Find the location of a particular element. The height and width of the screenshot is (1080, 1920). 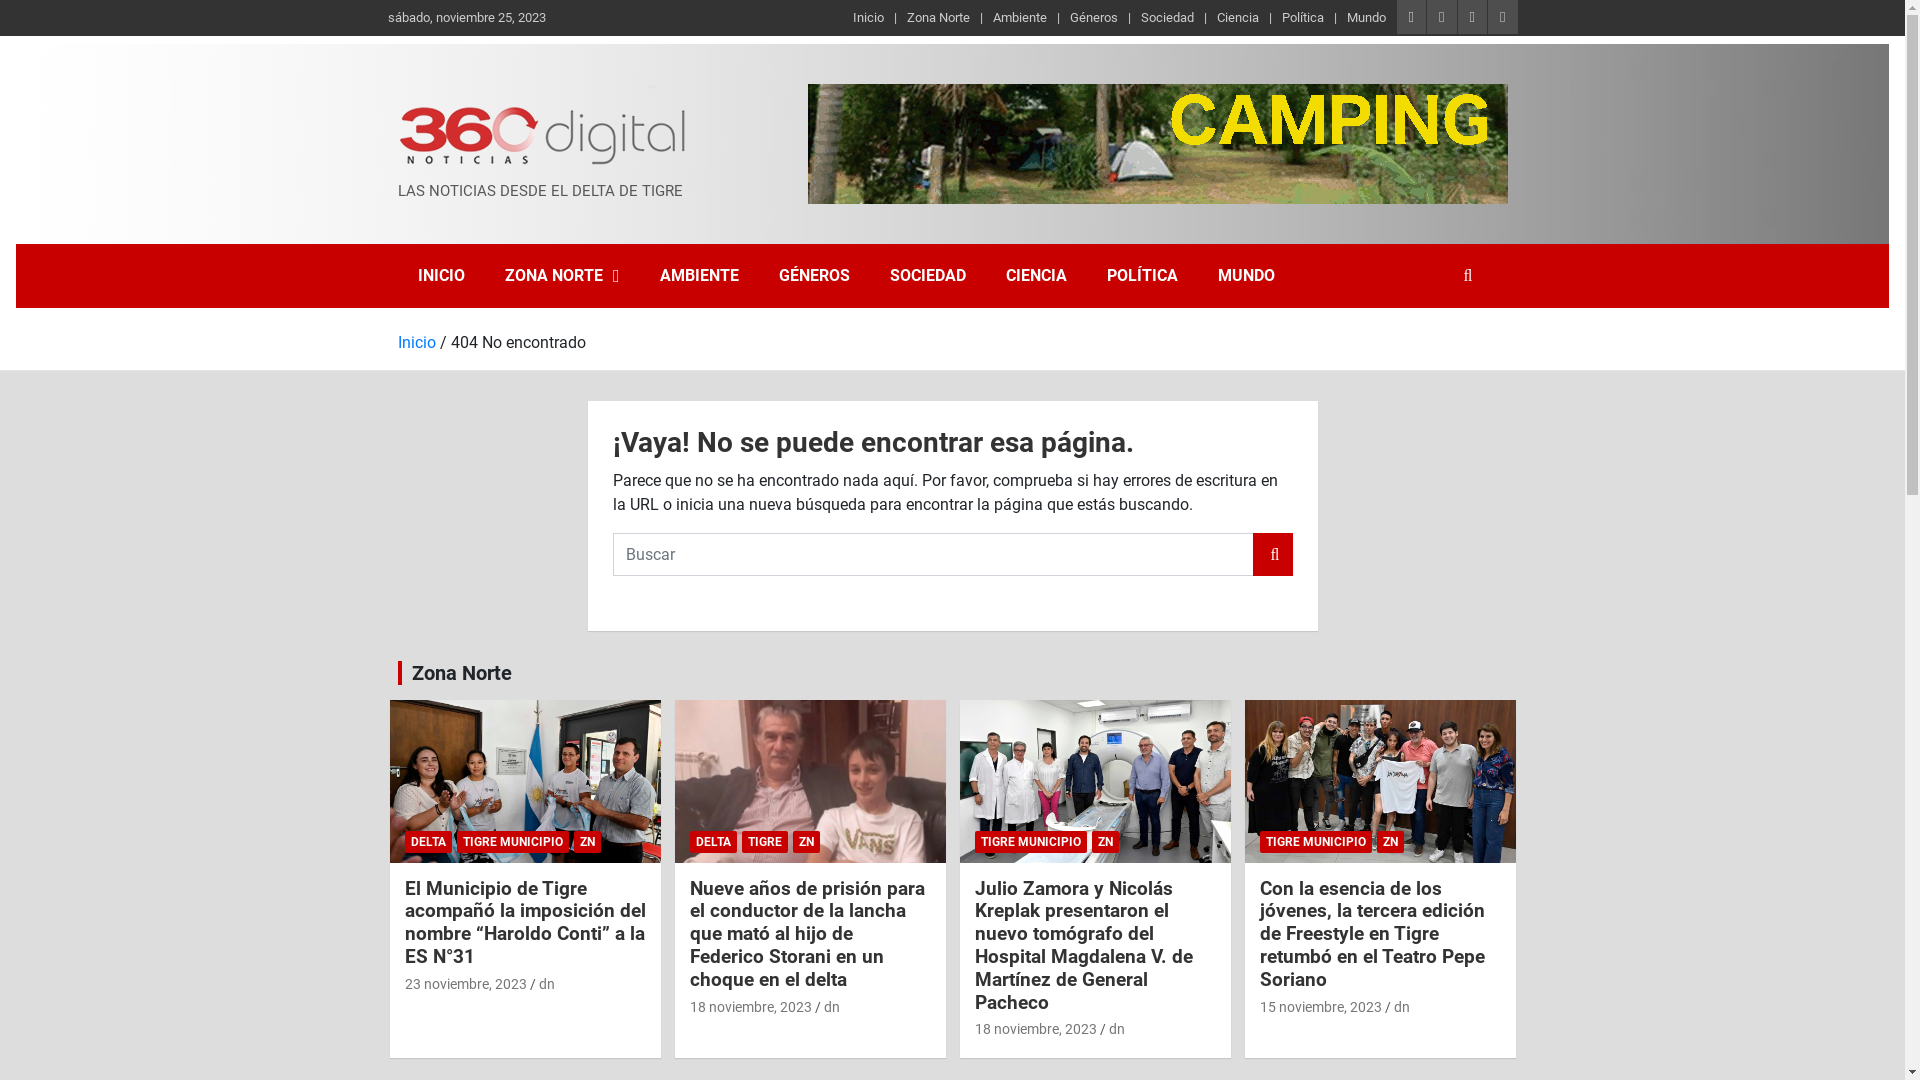

'DELTA' is located at coordinates (426, 841).